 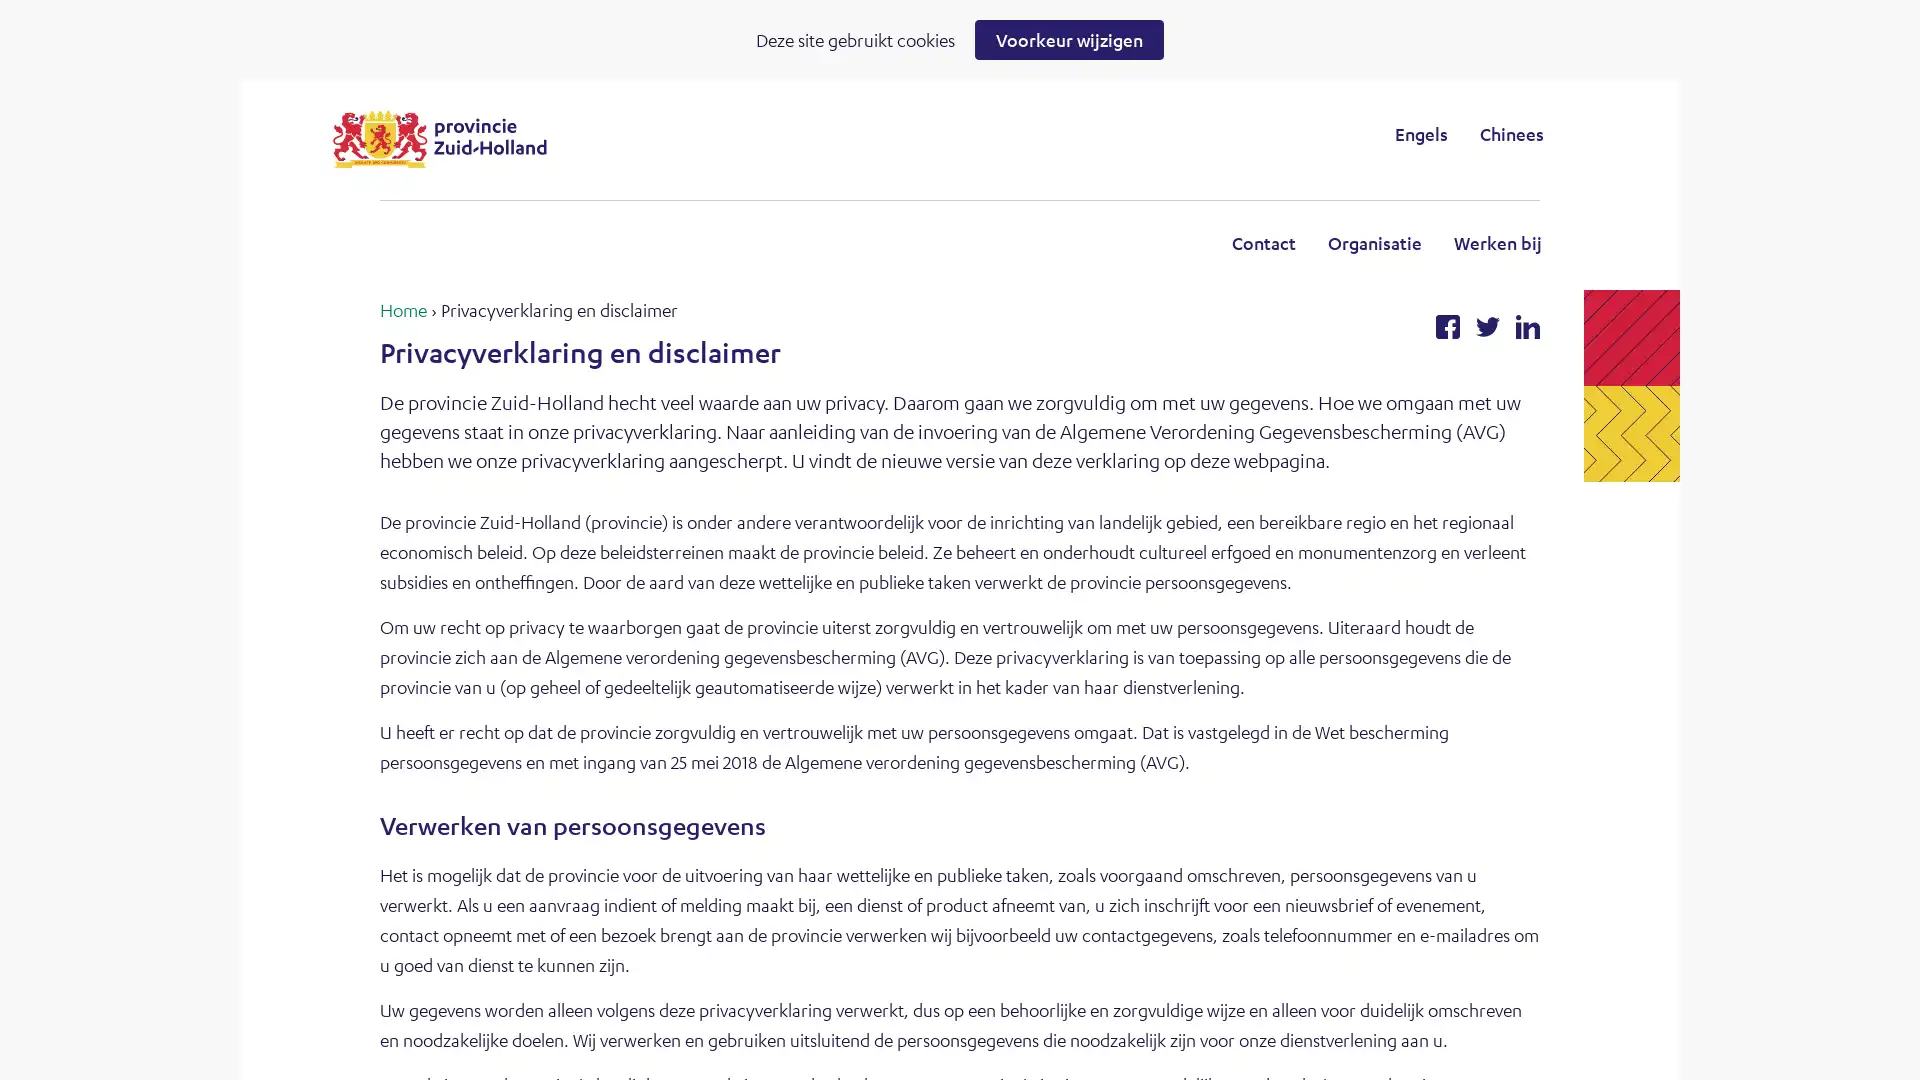 I want to click on Zoeken, so click(x=1124, y=133).